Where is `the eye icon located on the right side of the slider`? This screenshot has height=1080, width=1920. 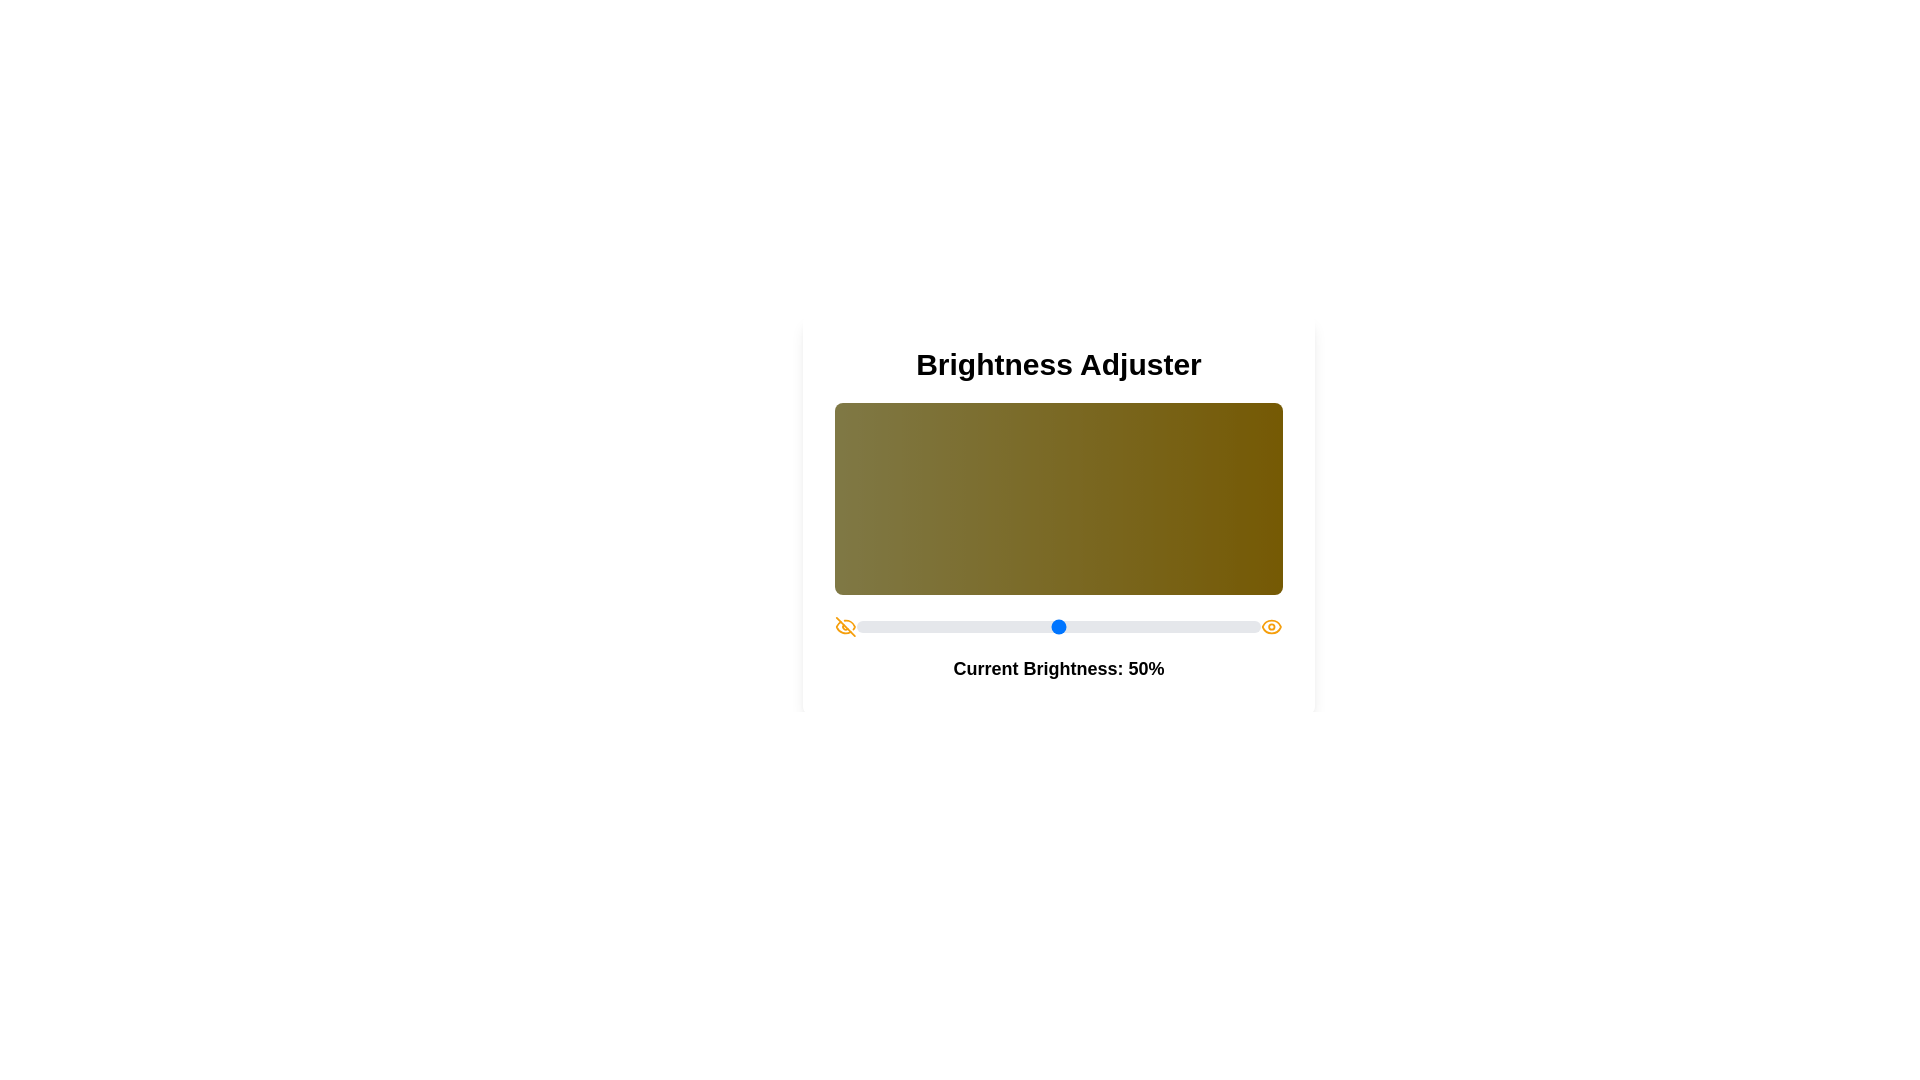
the eye icon located on the right side of the slider is located at coordinates (1271, 626).